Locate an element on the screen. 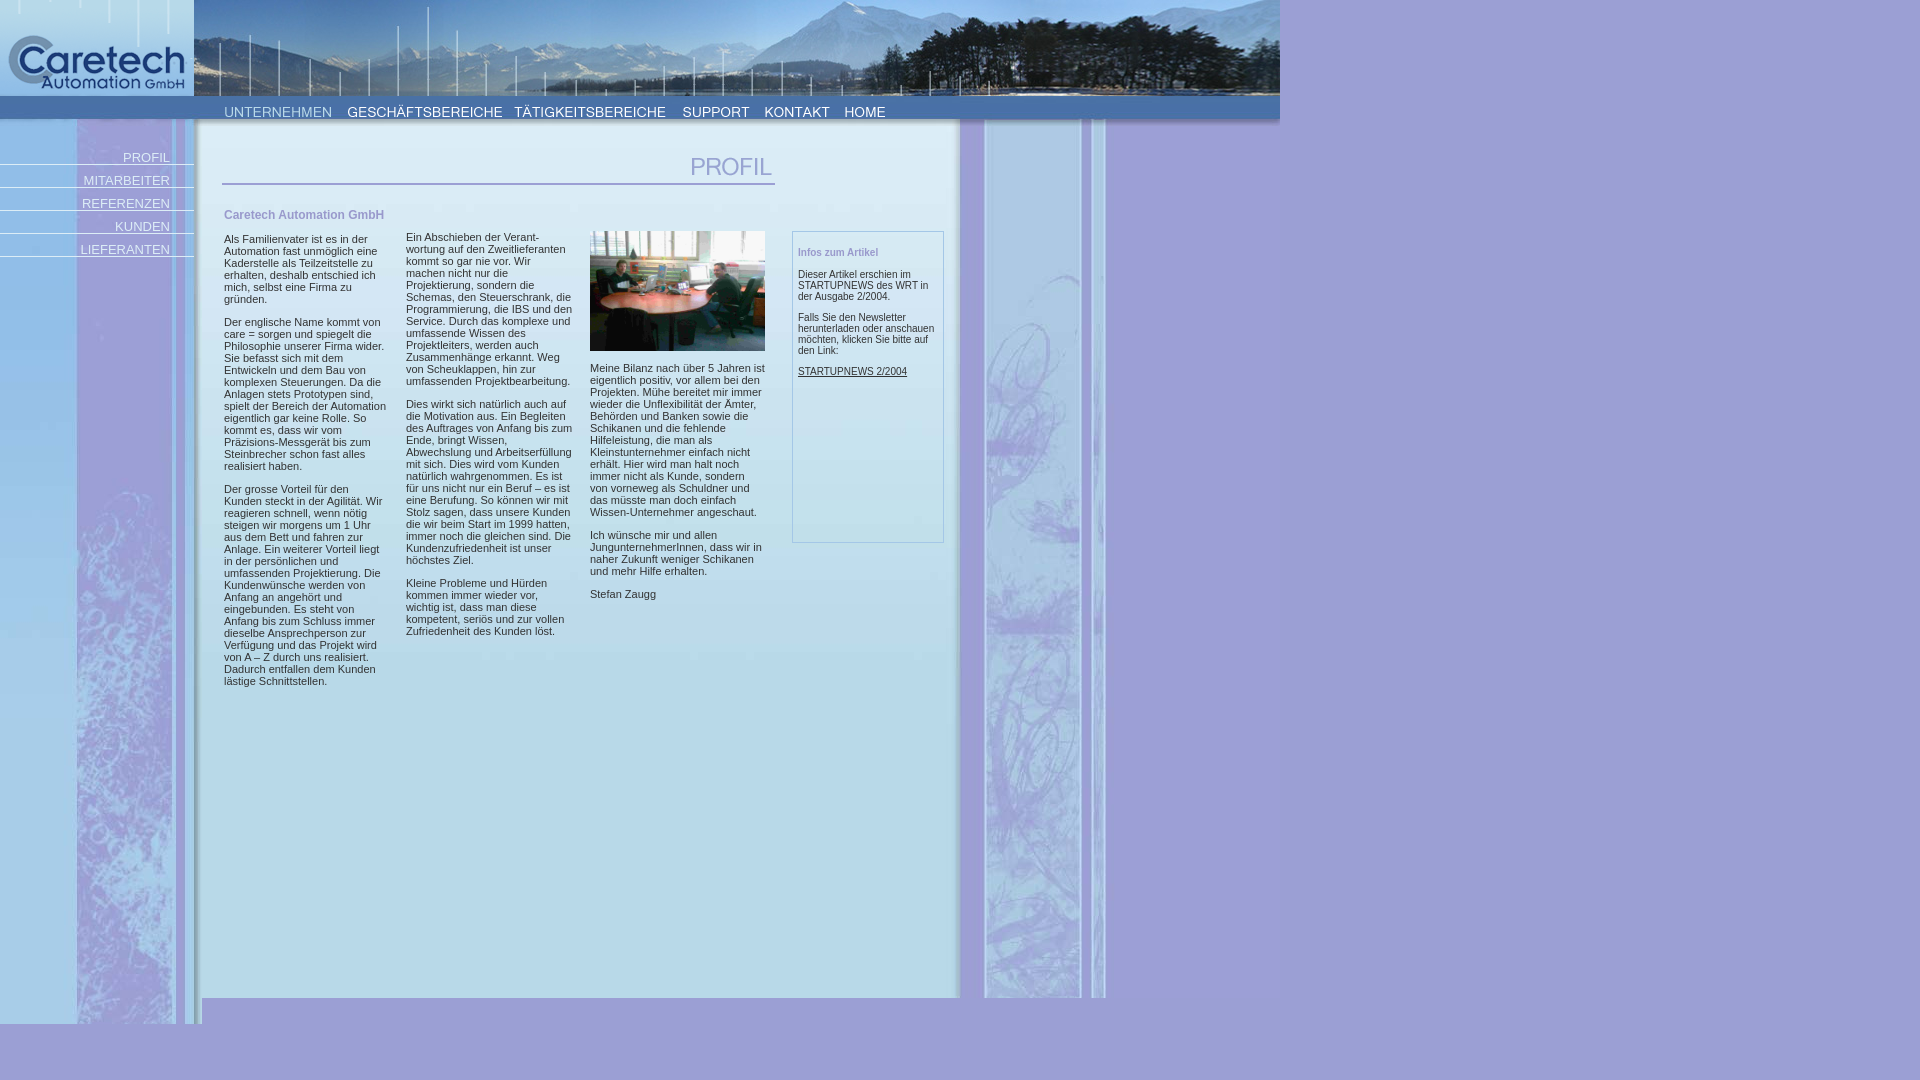  'REFERENZEN' is located at coordinates (95, 203).